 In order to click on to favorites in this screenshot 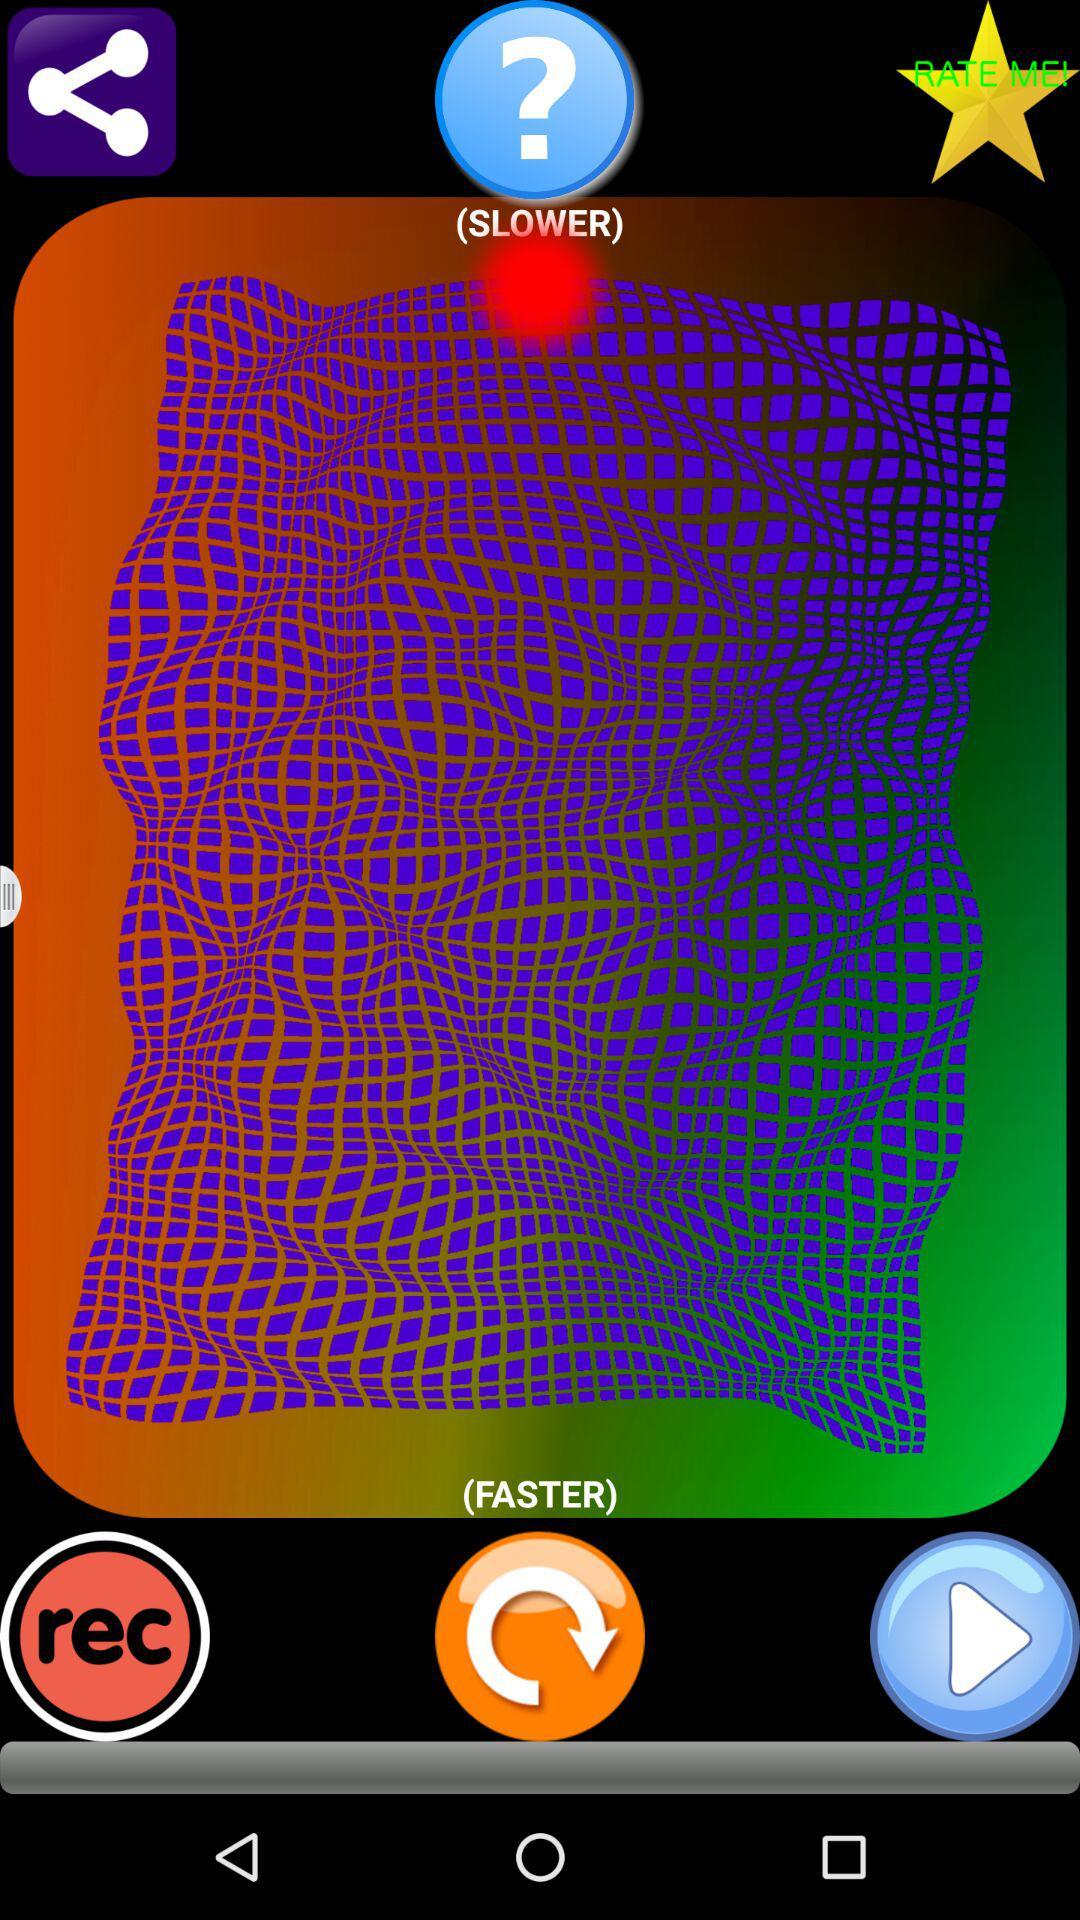, I will do `click(987, 90)`.